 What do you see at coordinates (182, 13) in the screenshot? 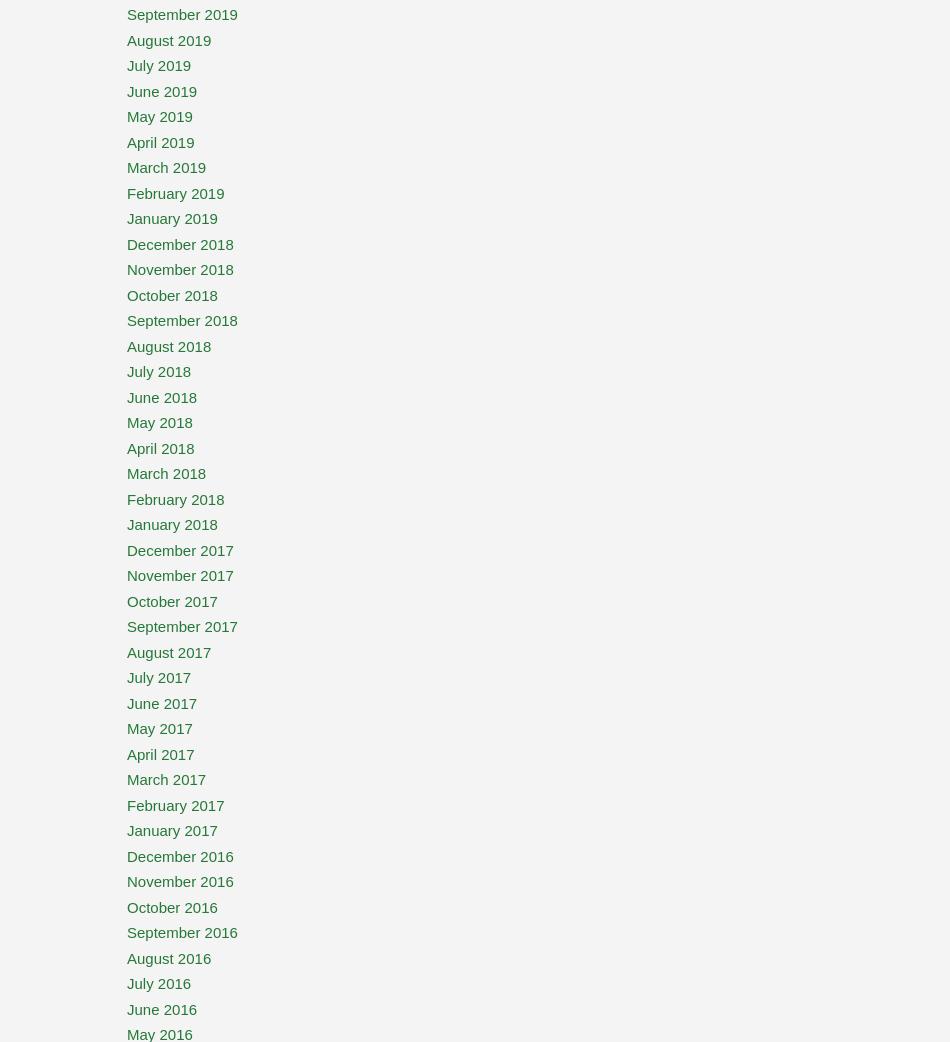
I see `'September 2019'` at bounding box center [182, 13].